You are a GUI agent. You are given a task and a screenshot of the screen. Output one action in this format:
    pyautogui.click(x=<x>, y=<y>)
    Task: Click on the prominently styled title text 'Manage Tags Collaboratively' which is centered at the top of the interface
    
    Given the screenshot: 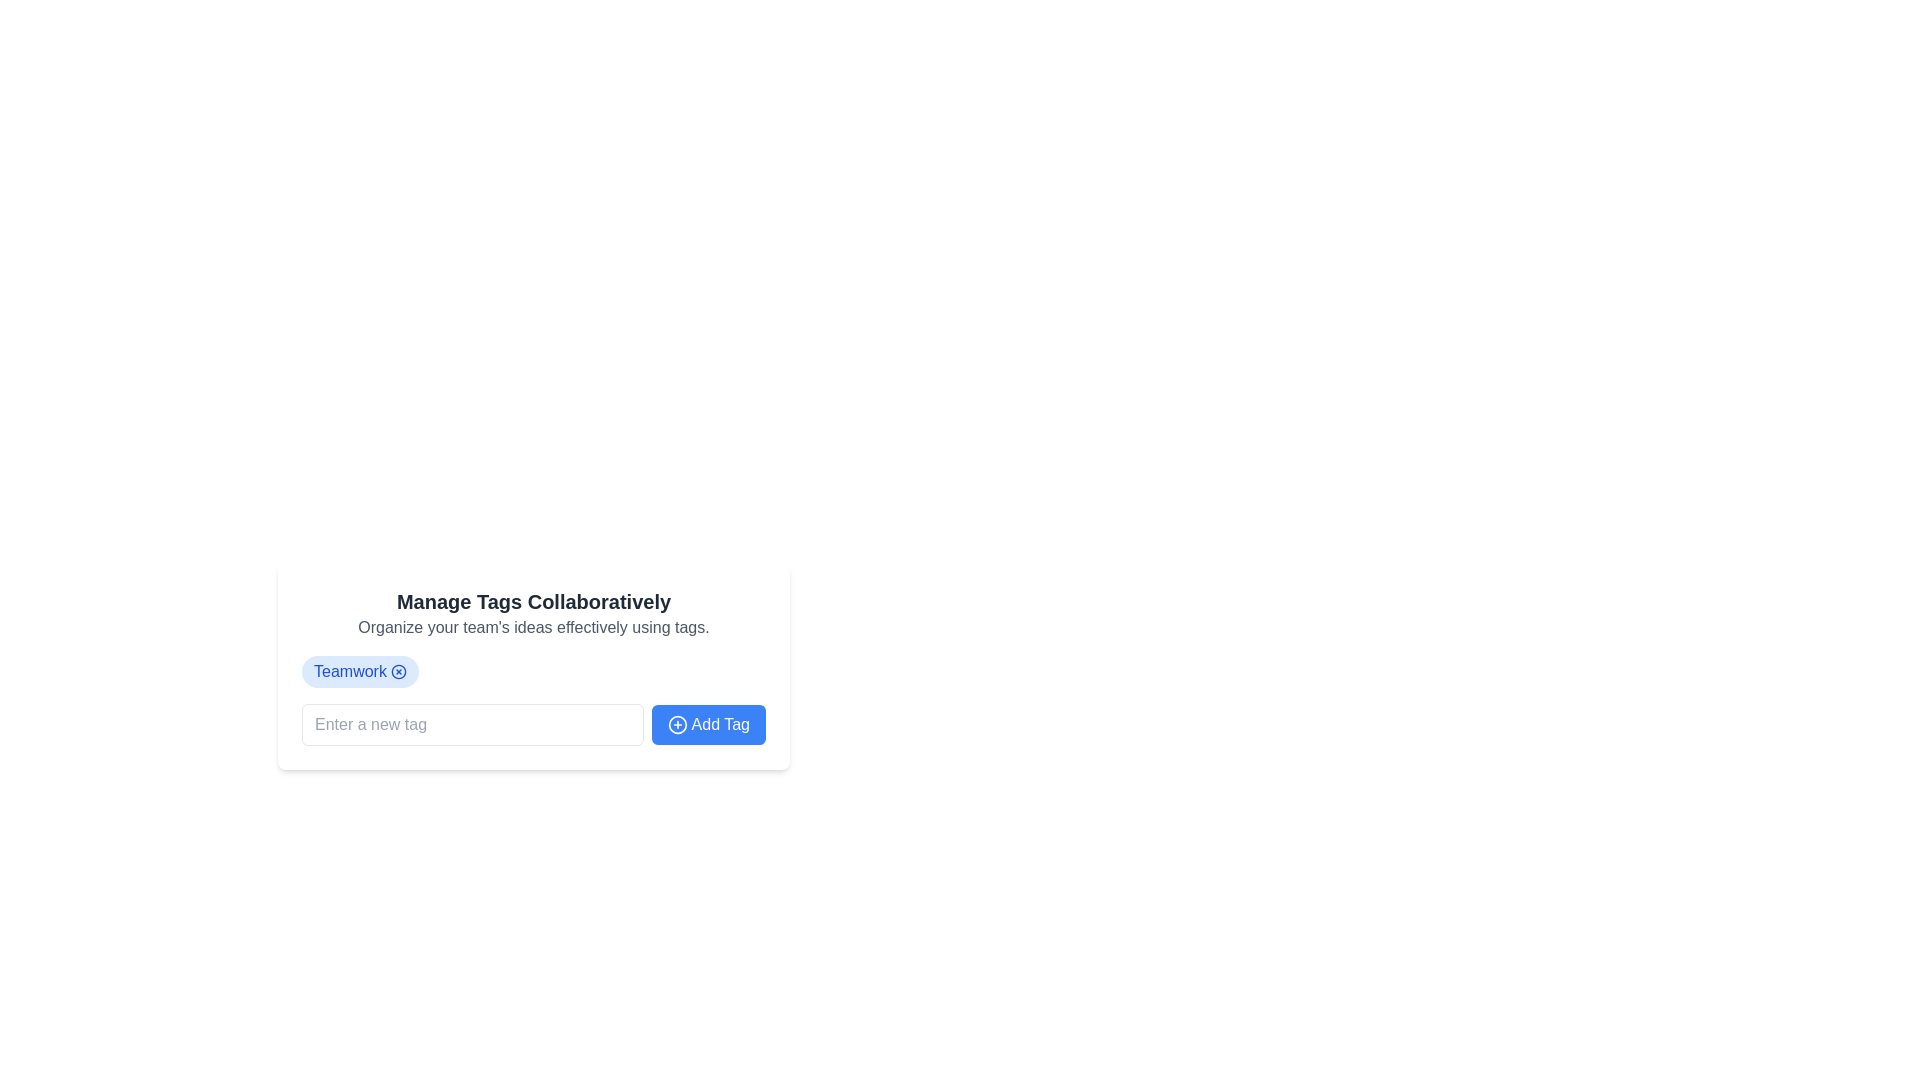 What is the action you would take?
    pyautogui.click(x=533, y=600)
    